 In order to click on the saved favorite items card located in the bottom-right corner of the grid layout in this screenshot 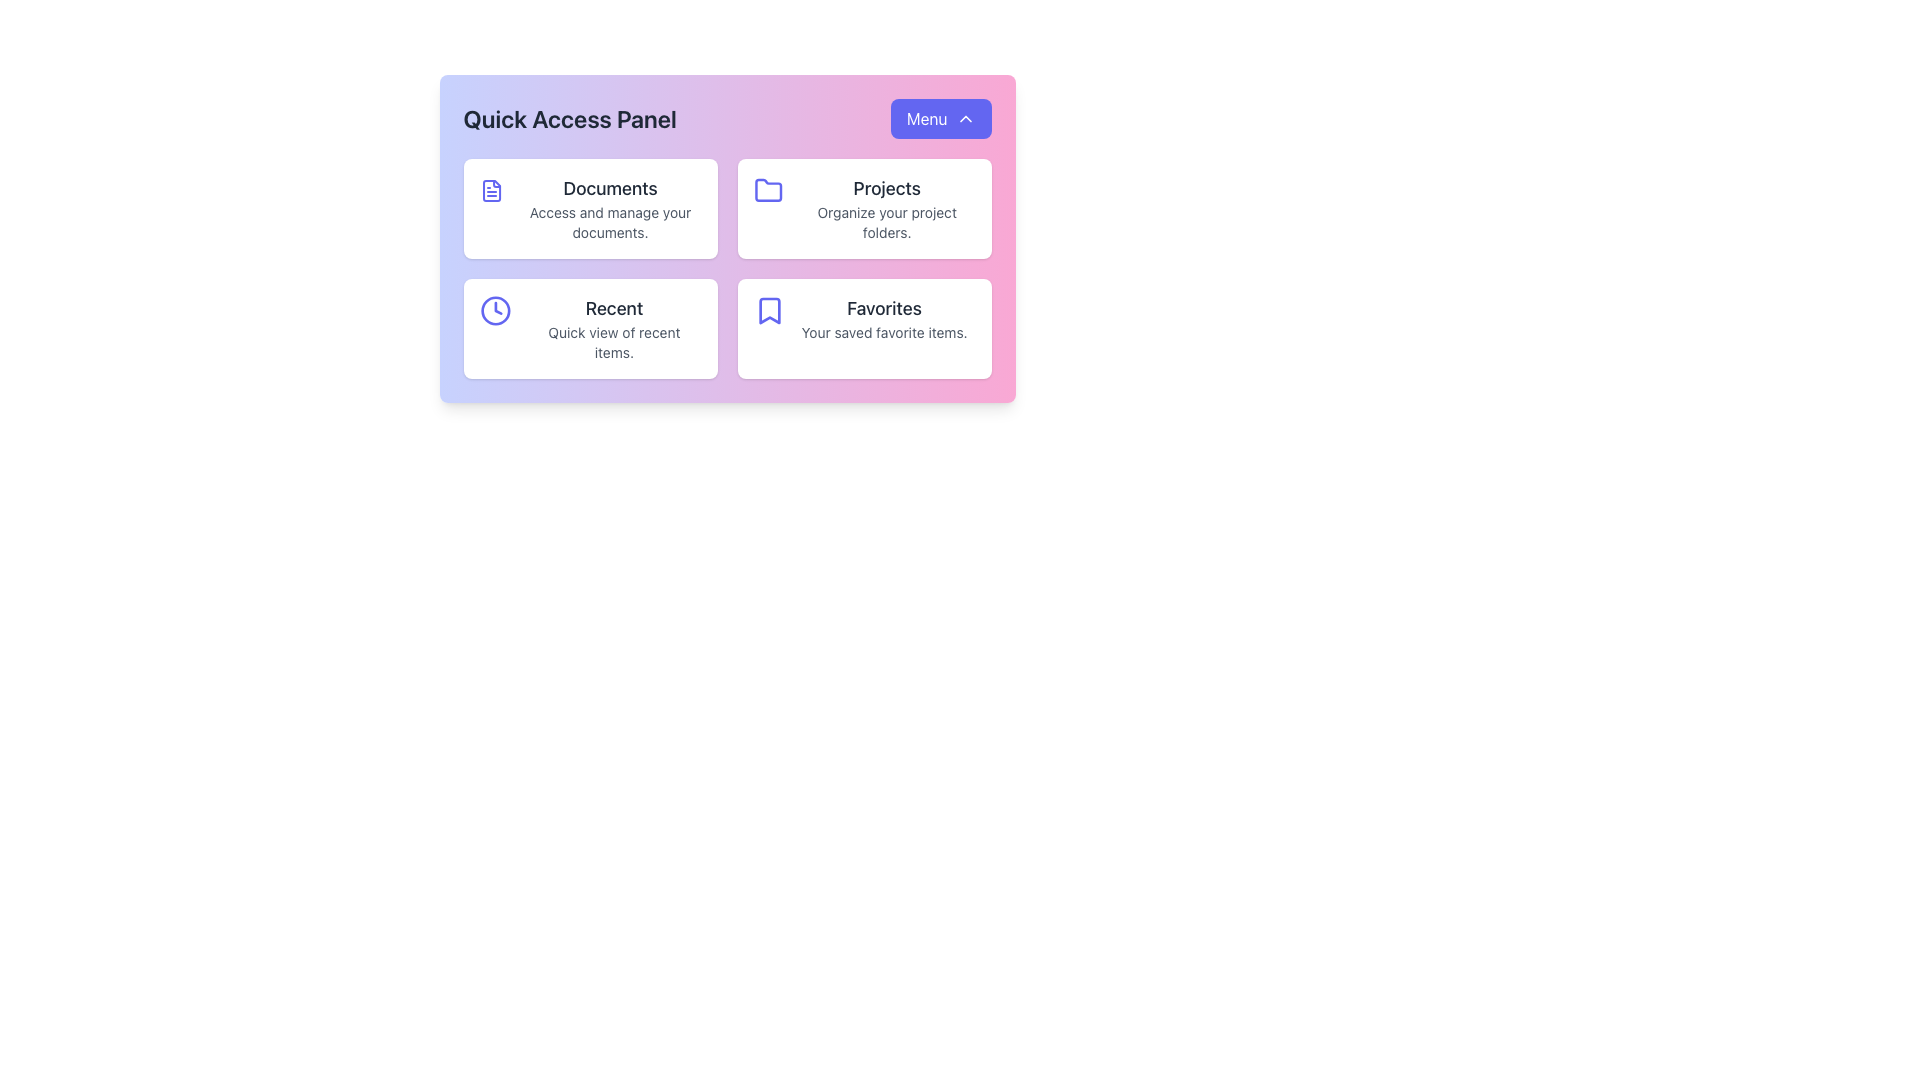, I will do `click(864, 327)`.